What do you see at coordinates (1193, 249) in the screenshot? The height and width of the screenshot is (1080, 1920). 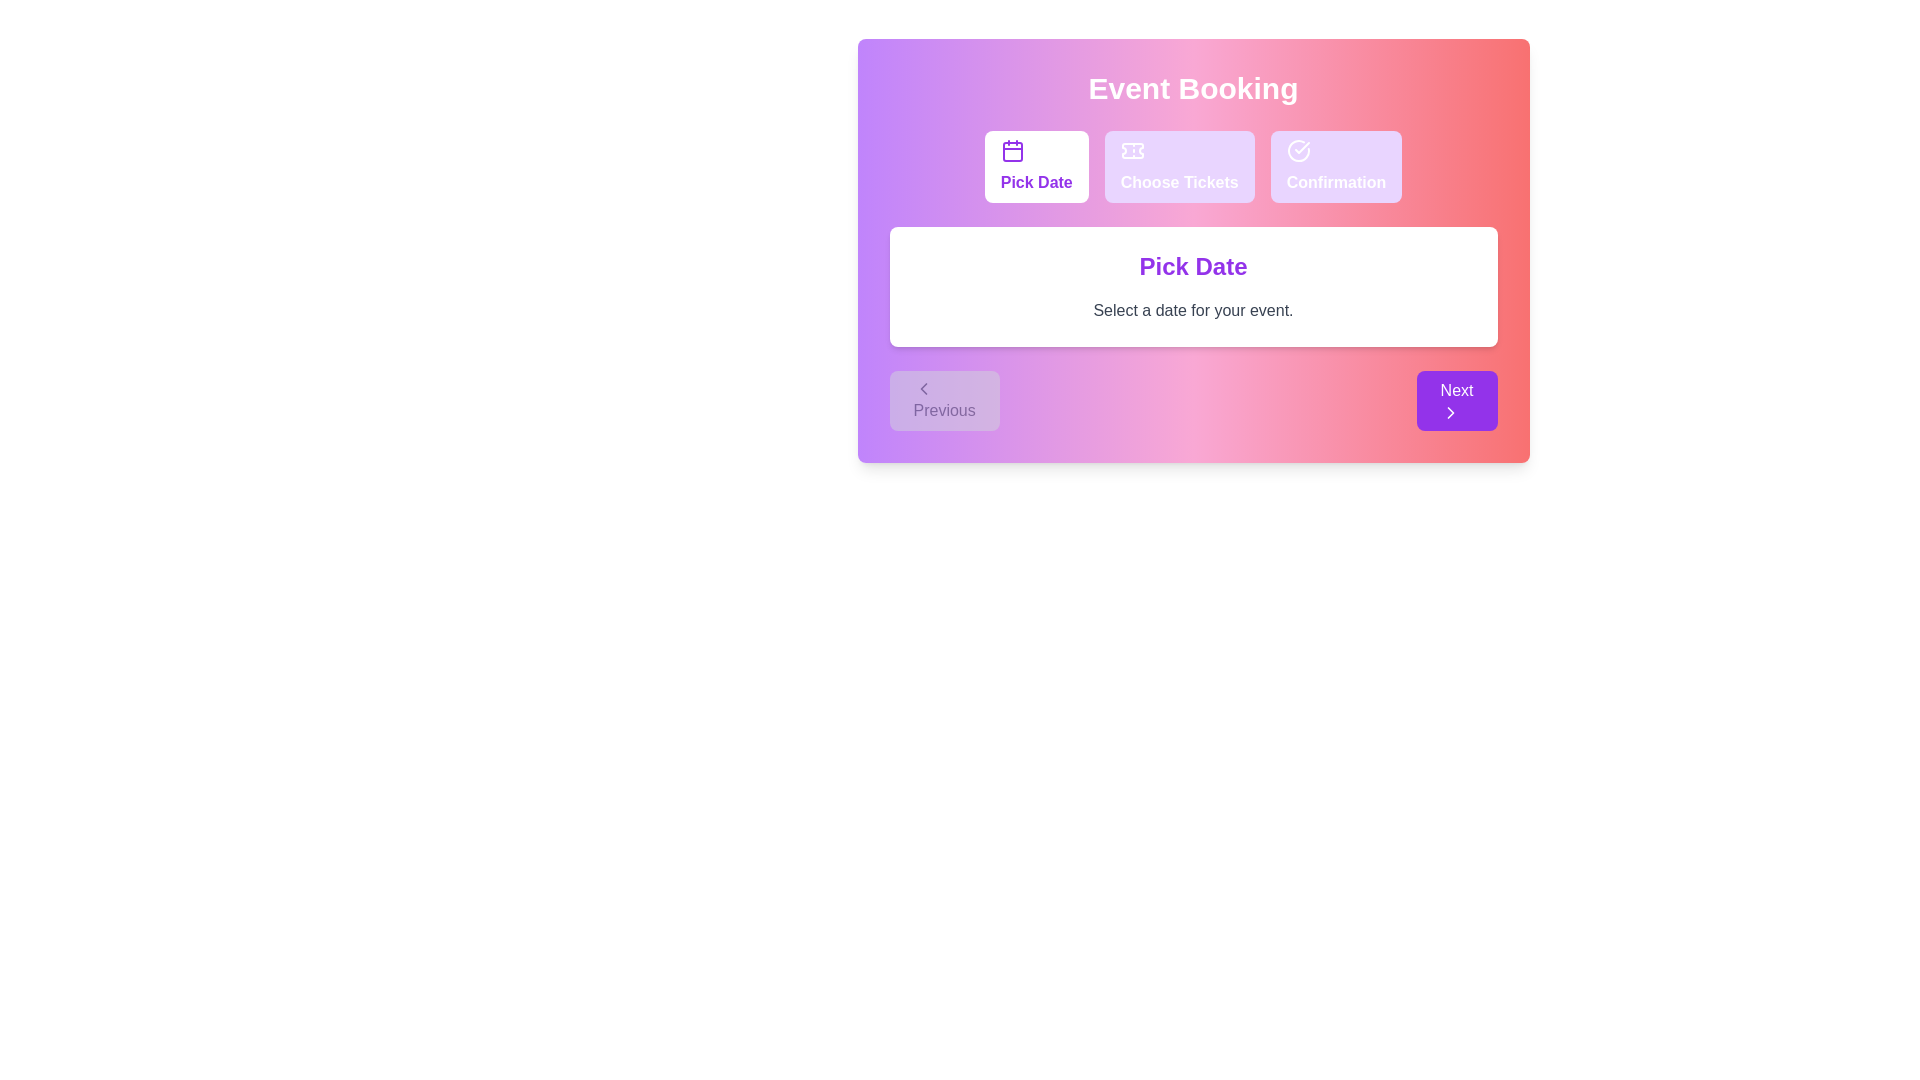 I see `the Interactive step panel to proceed with the event booking process, which is located below the 'Event Booking' title and above the navigation buttons` at bounding box center [1193, 249].